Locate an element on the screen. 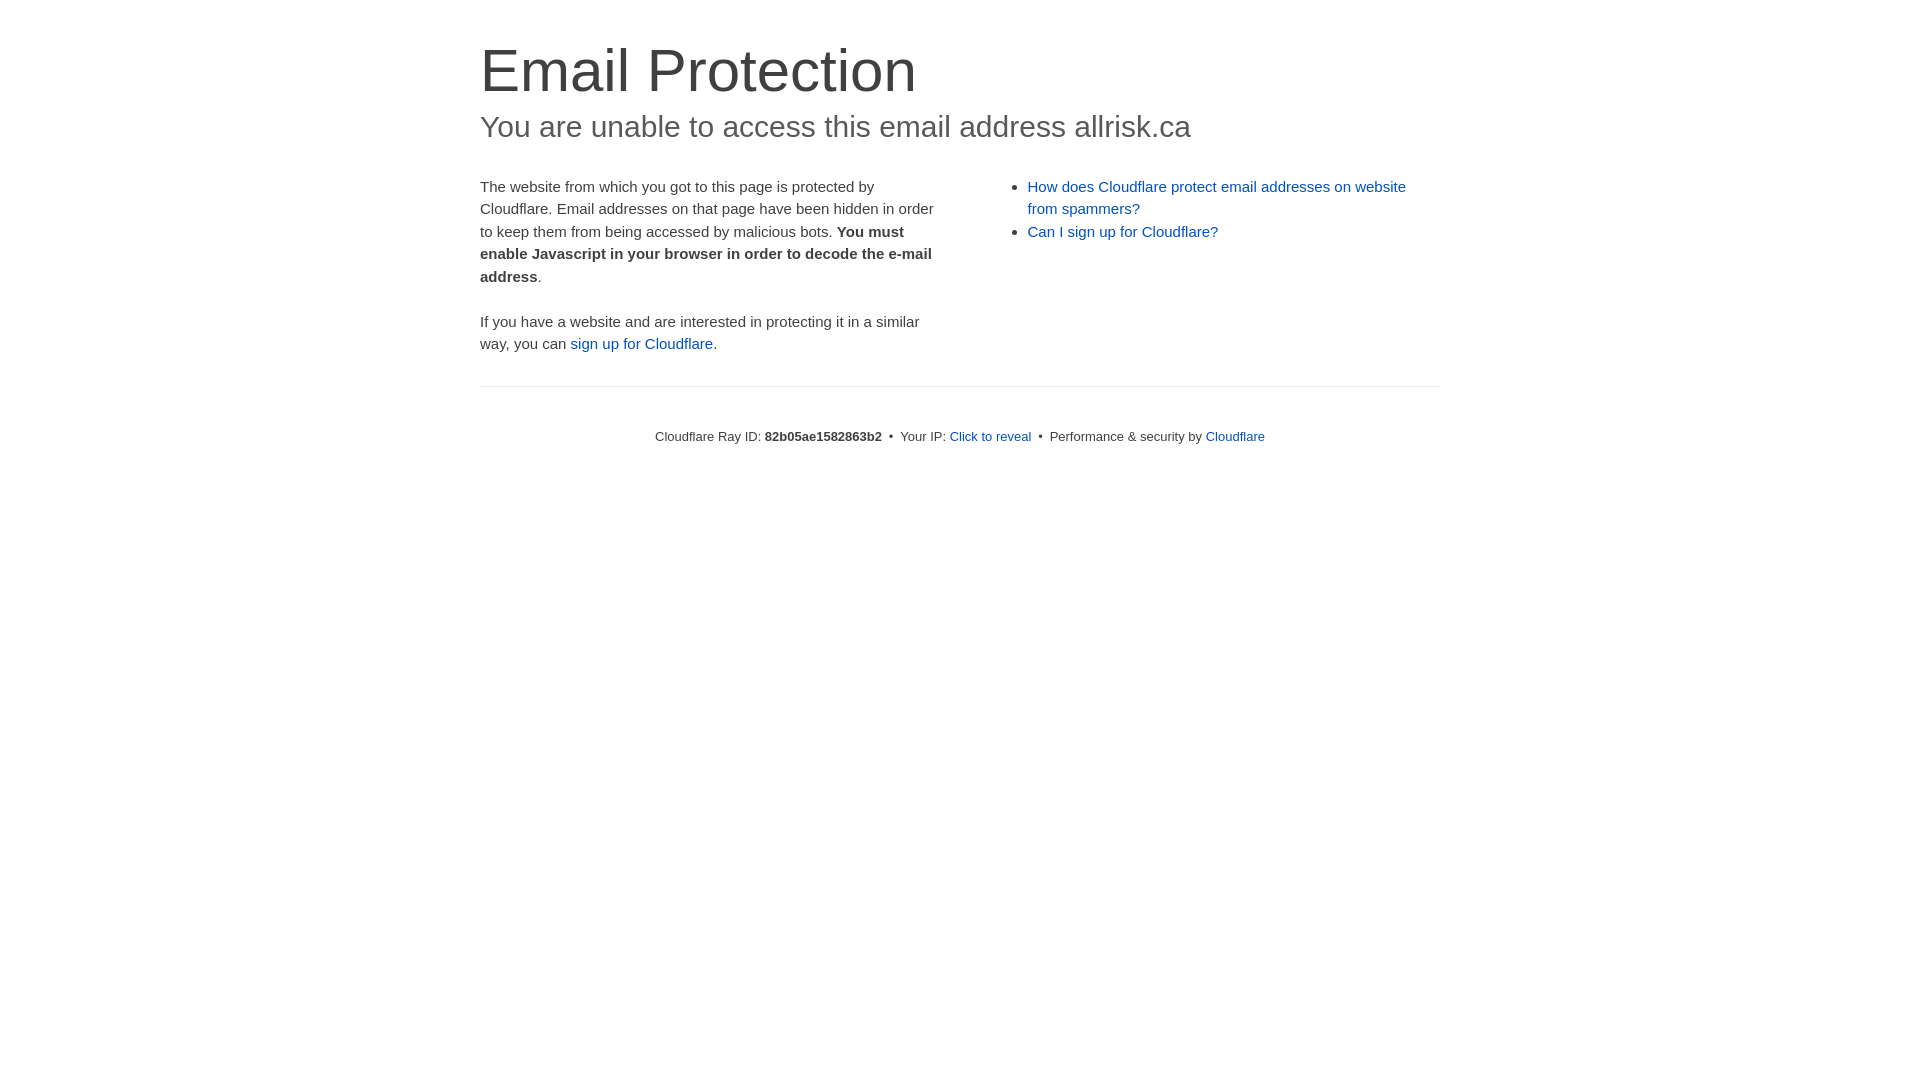 This screenshot has width=1920, height=1080. 'sign up for Cloudflare' is located at coordinates (642, 342).